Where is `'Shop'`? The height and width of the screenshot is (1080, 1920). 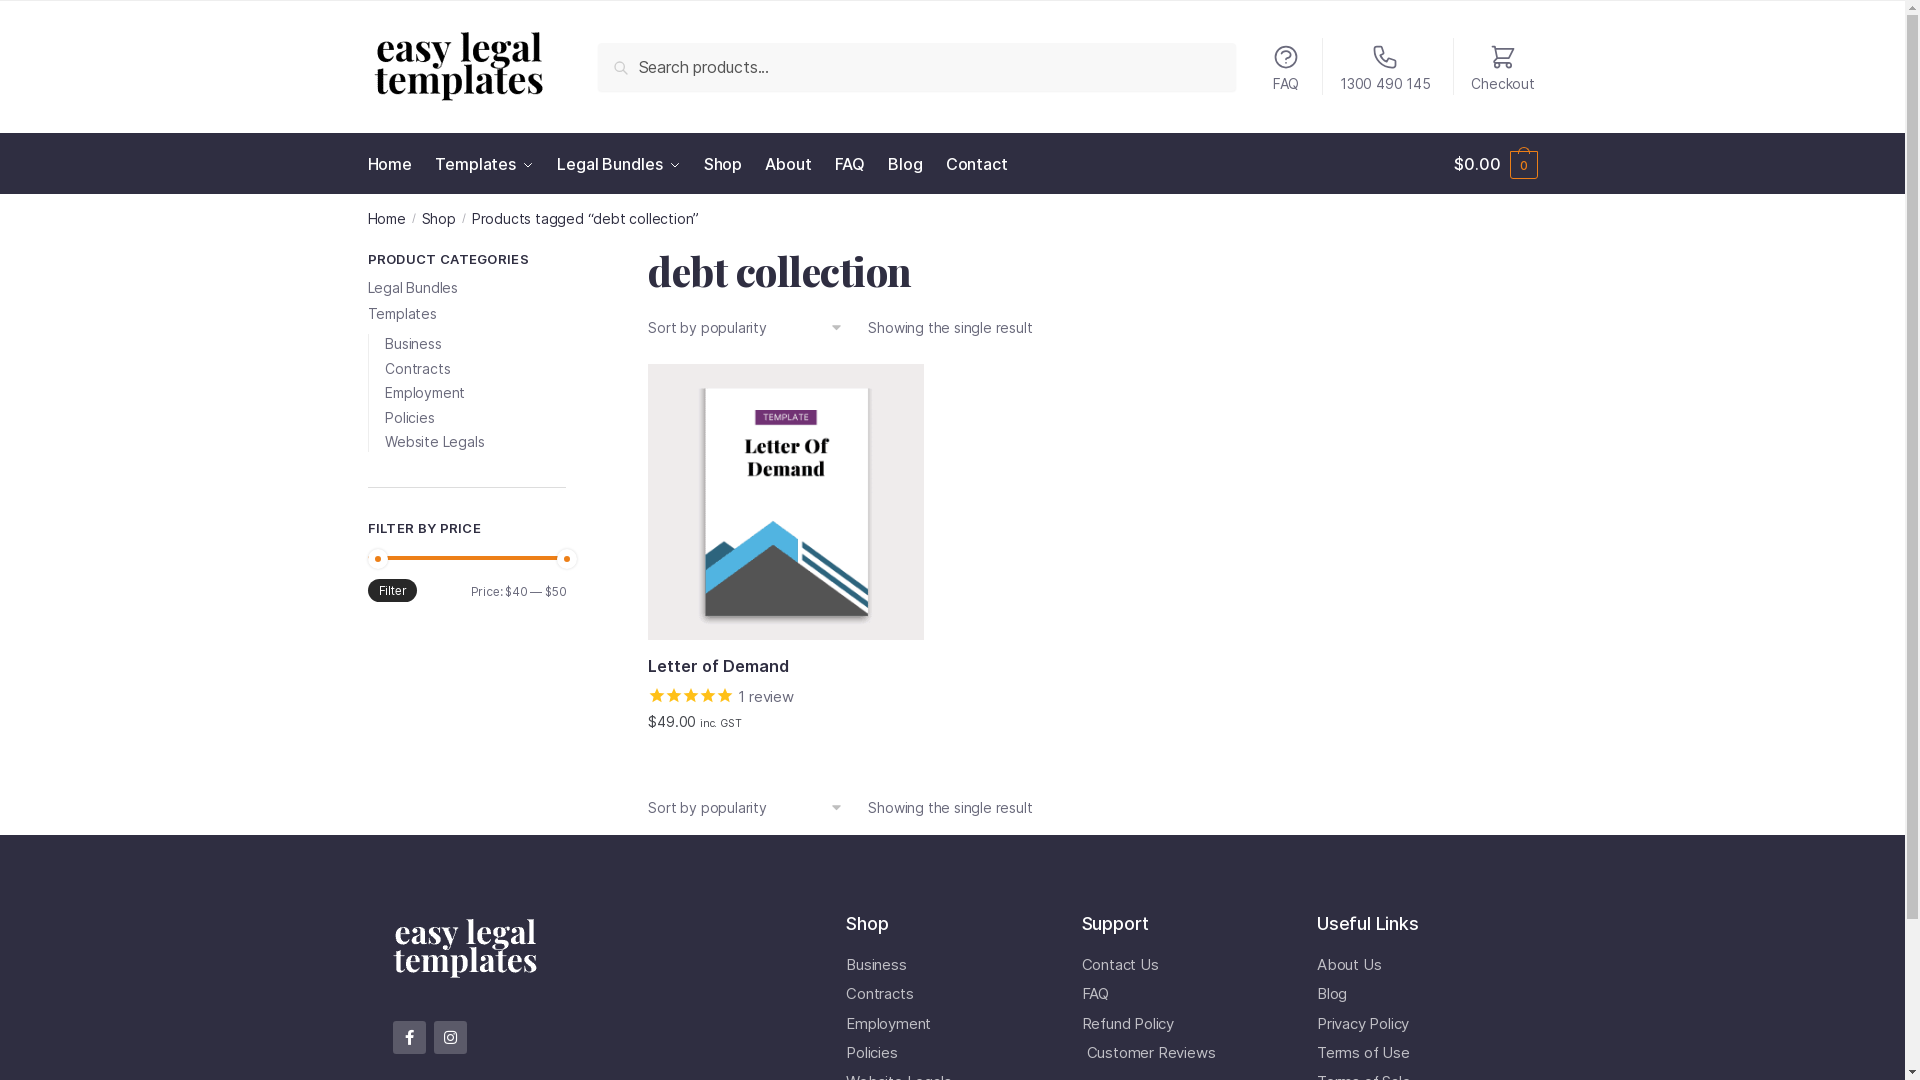 'Shop' is located at coordinates (437, 218).